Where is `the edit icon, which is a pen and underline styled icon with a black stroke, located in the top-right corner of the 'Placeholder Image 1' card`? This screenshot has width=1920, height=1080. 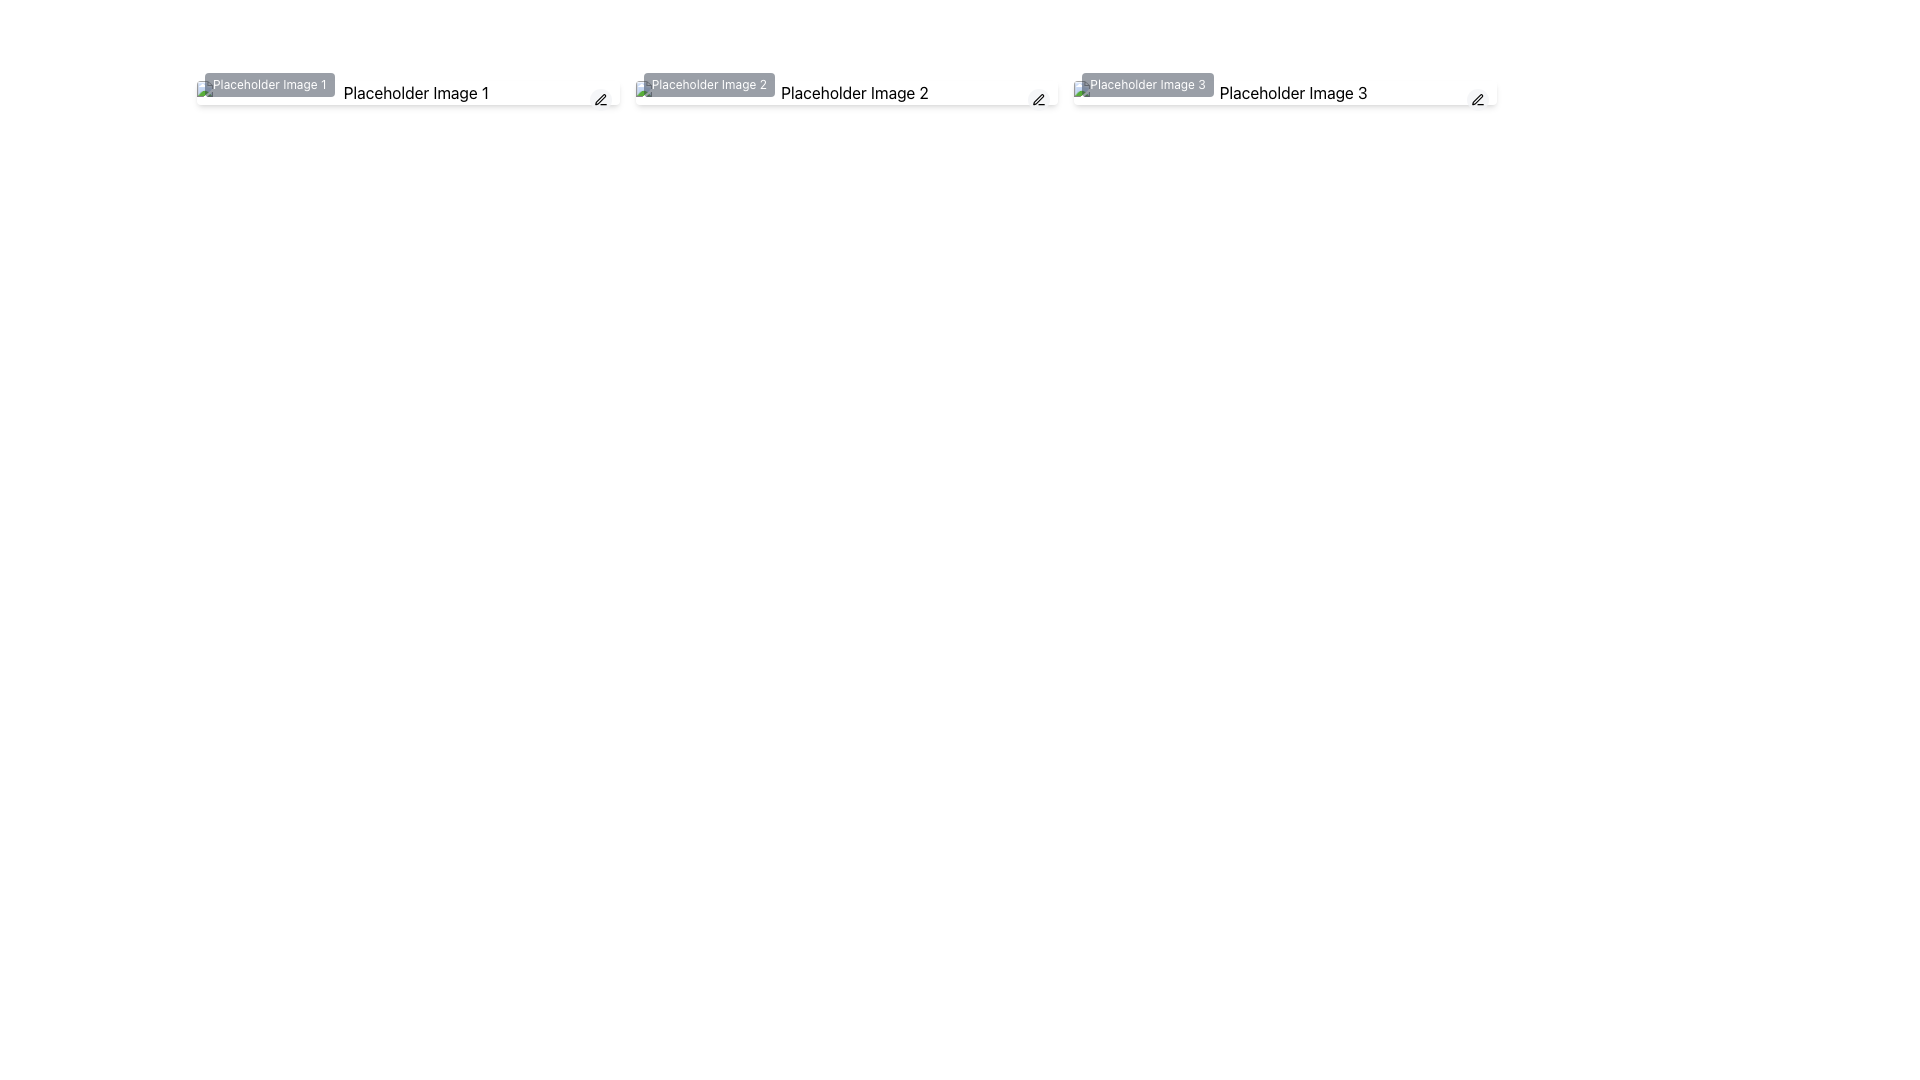 the edit icon, which is a pen and underline styled icon with a black stroke, located in the top-right corner of the 'Placeholder Image 1' card is located at coordinates (599, 100).